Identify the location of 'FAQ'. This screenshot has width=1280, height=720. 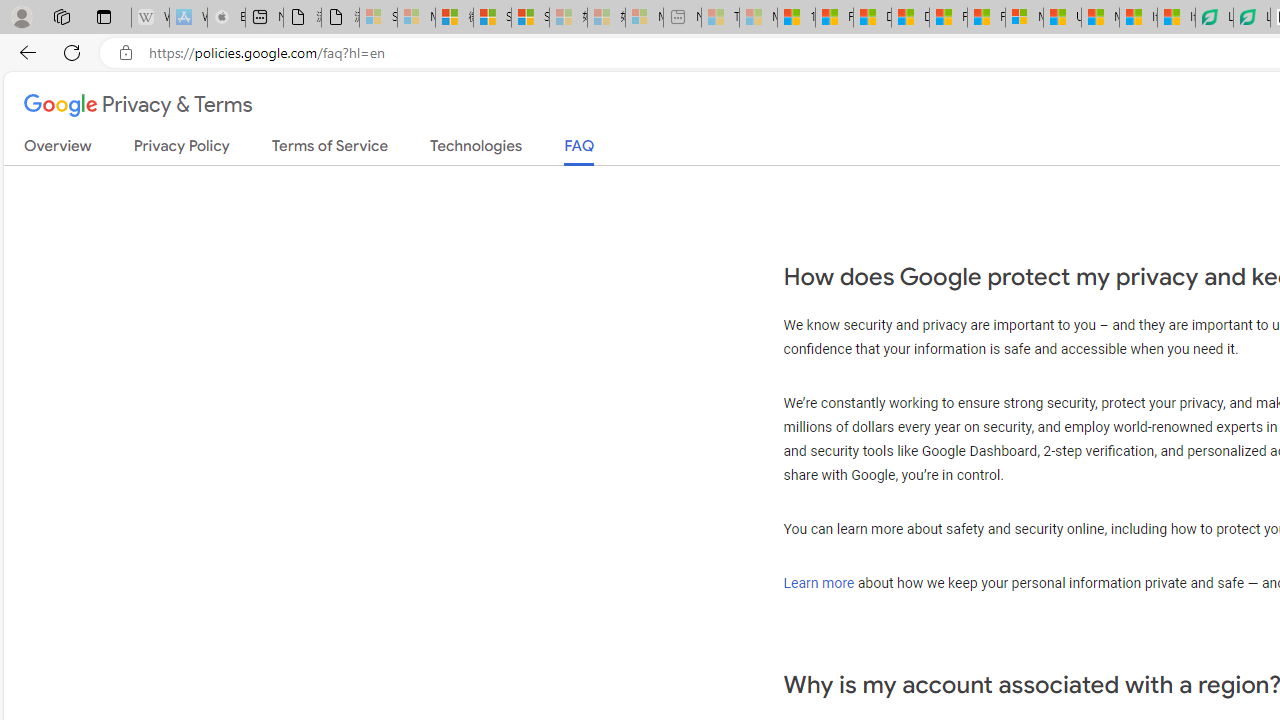
(578, 150).